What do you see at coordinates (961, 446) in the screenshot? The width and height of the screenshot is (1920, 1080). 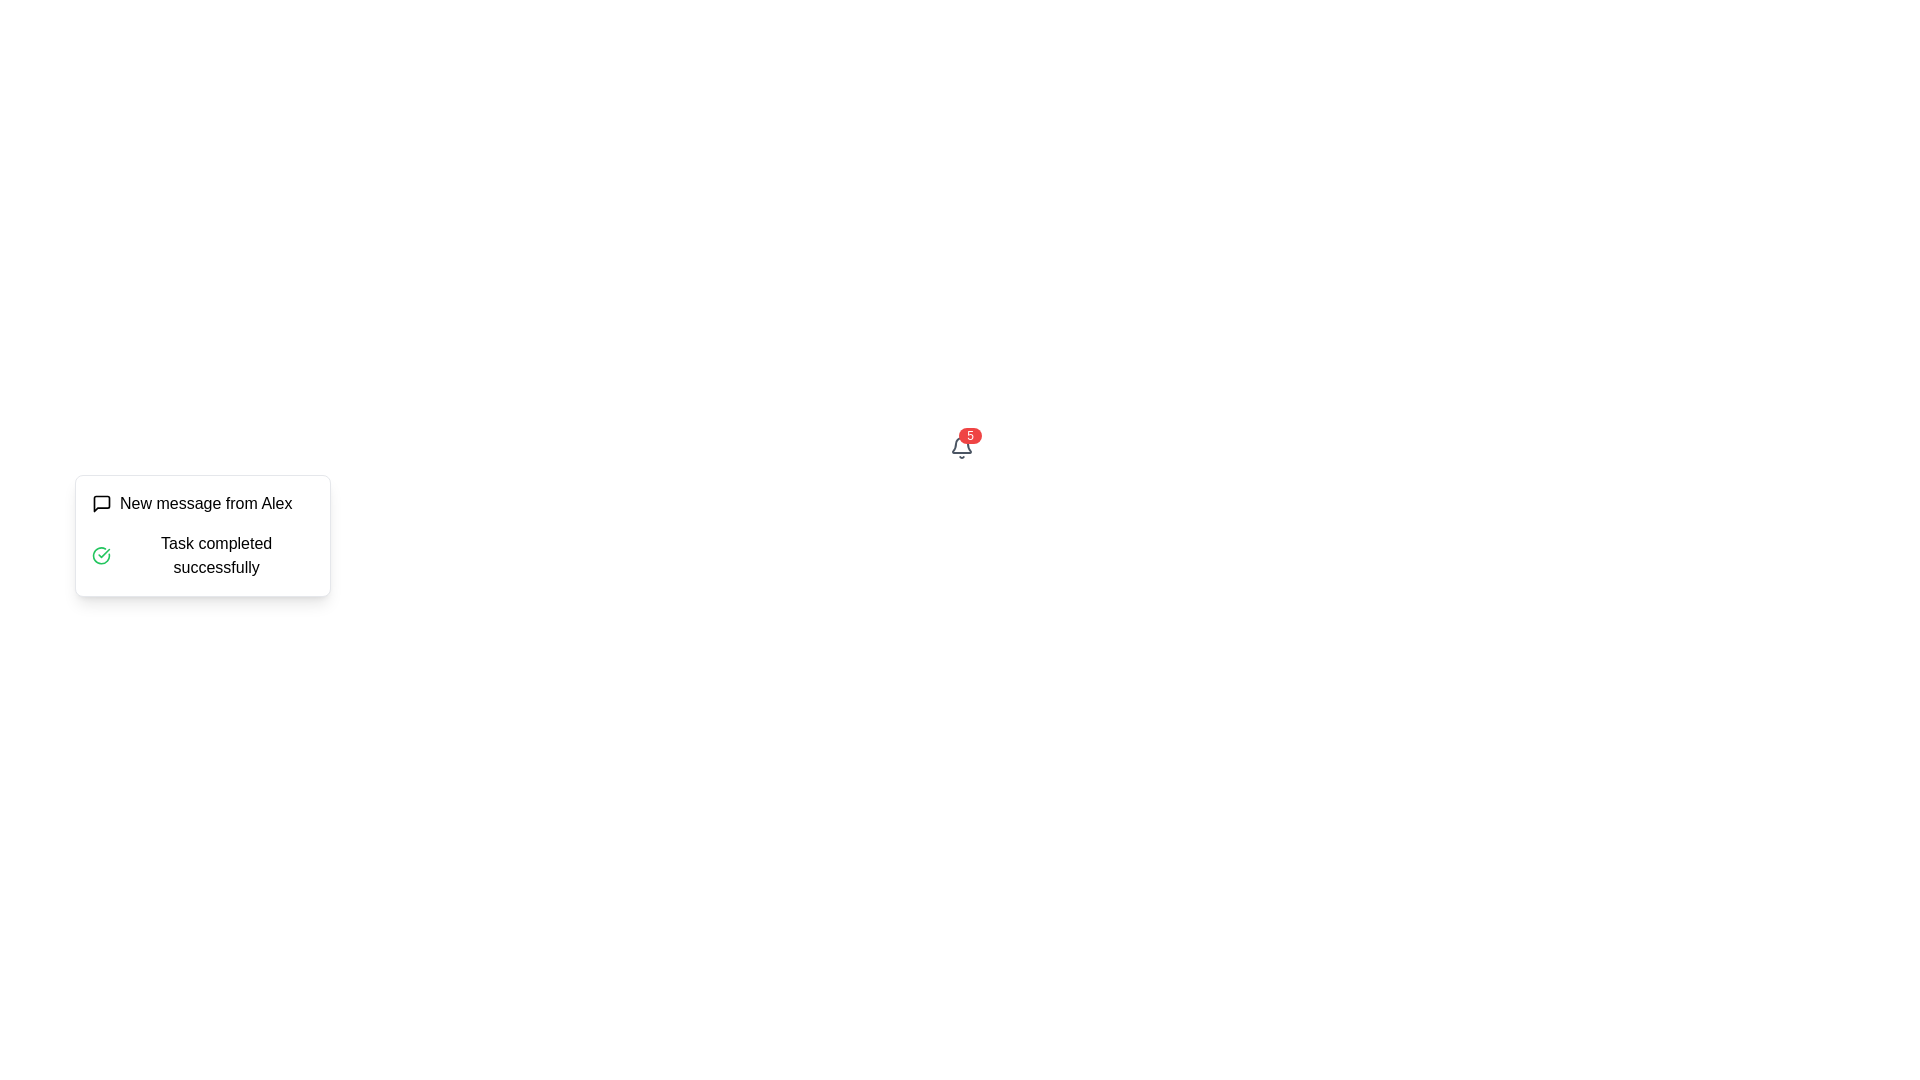 I see `the interactive notification icon styled as a gray bell with a red badge showing the number '5'` at bounding box center [961, 446].